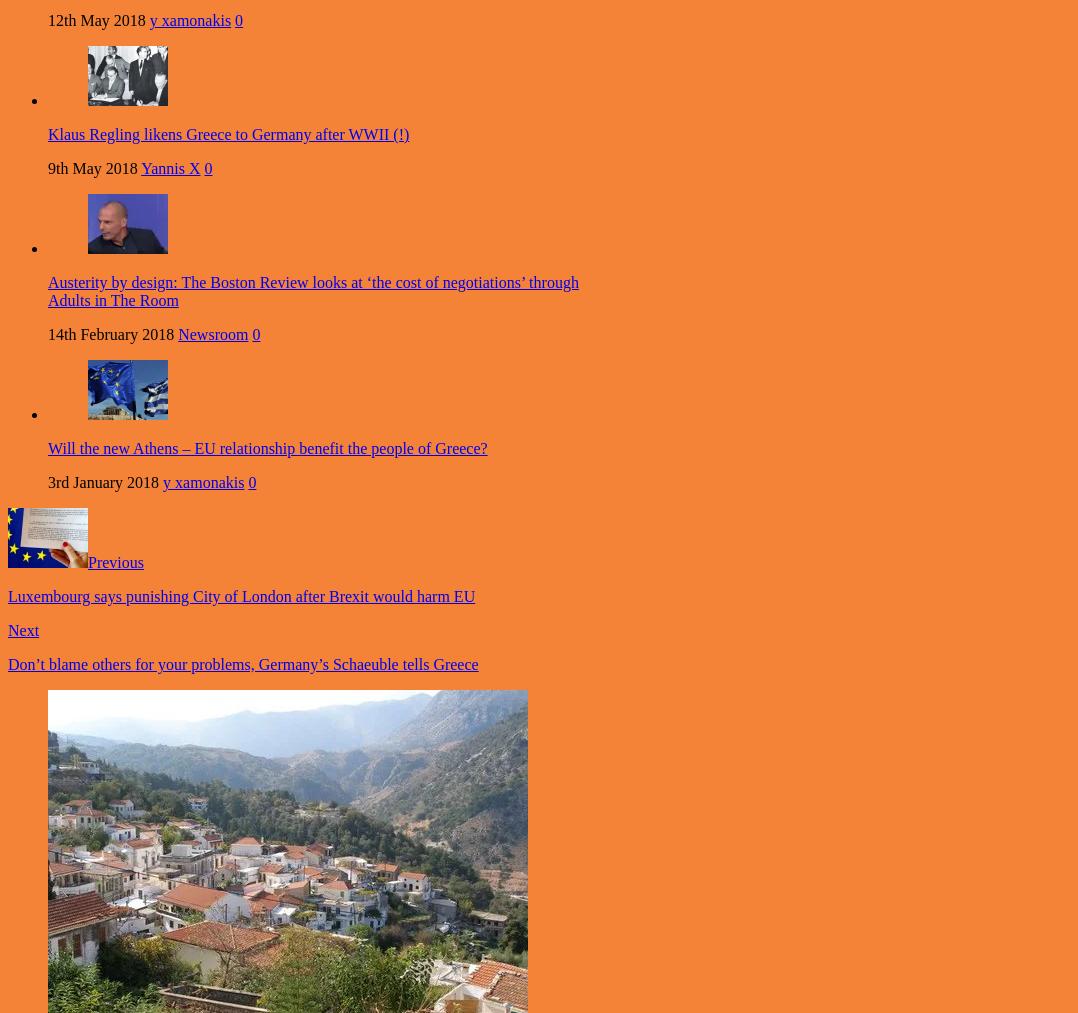 The width and height of the screenshot is (1078, 1013). I want to click on 'Don’t blame others for your problems, Germany’s Schaeuble tells Greece', so click(6, 663).